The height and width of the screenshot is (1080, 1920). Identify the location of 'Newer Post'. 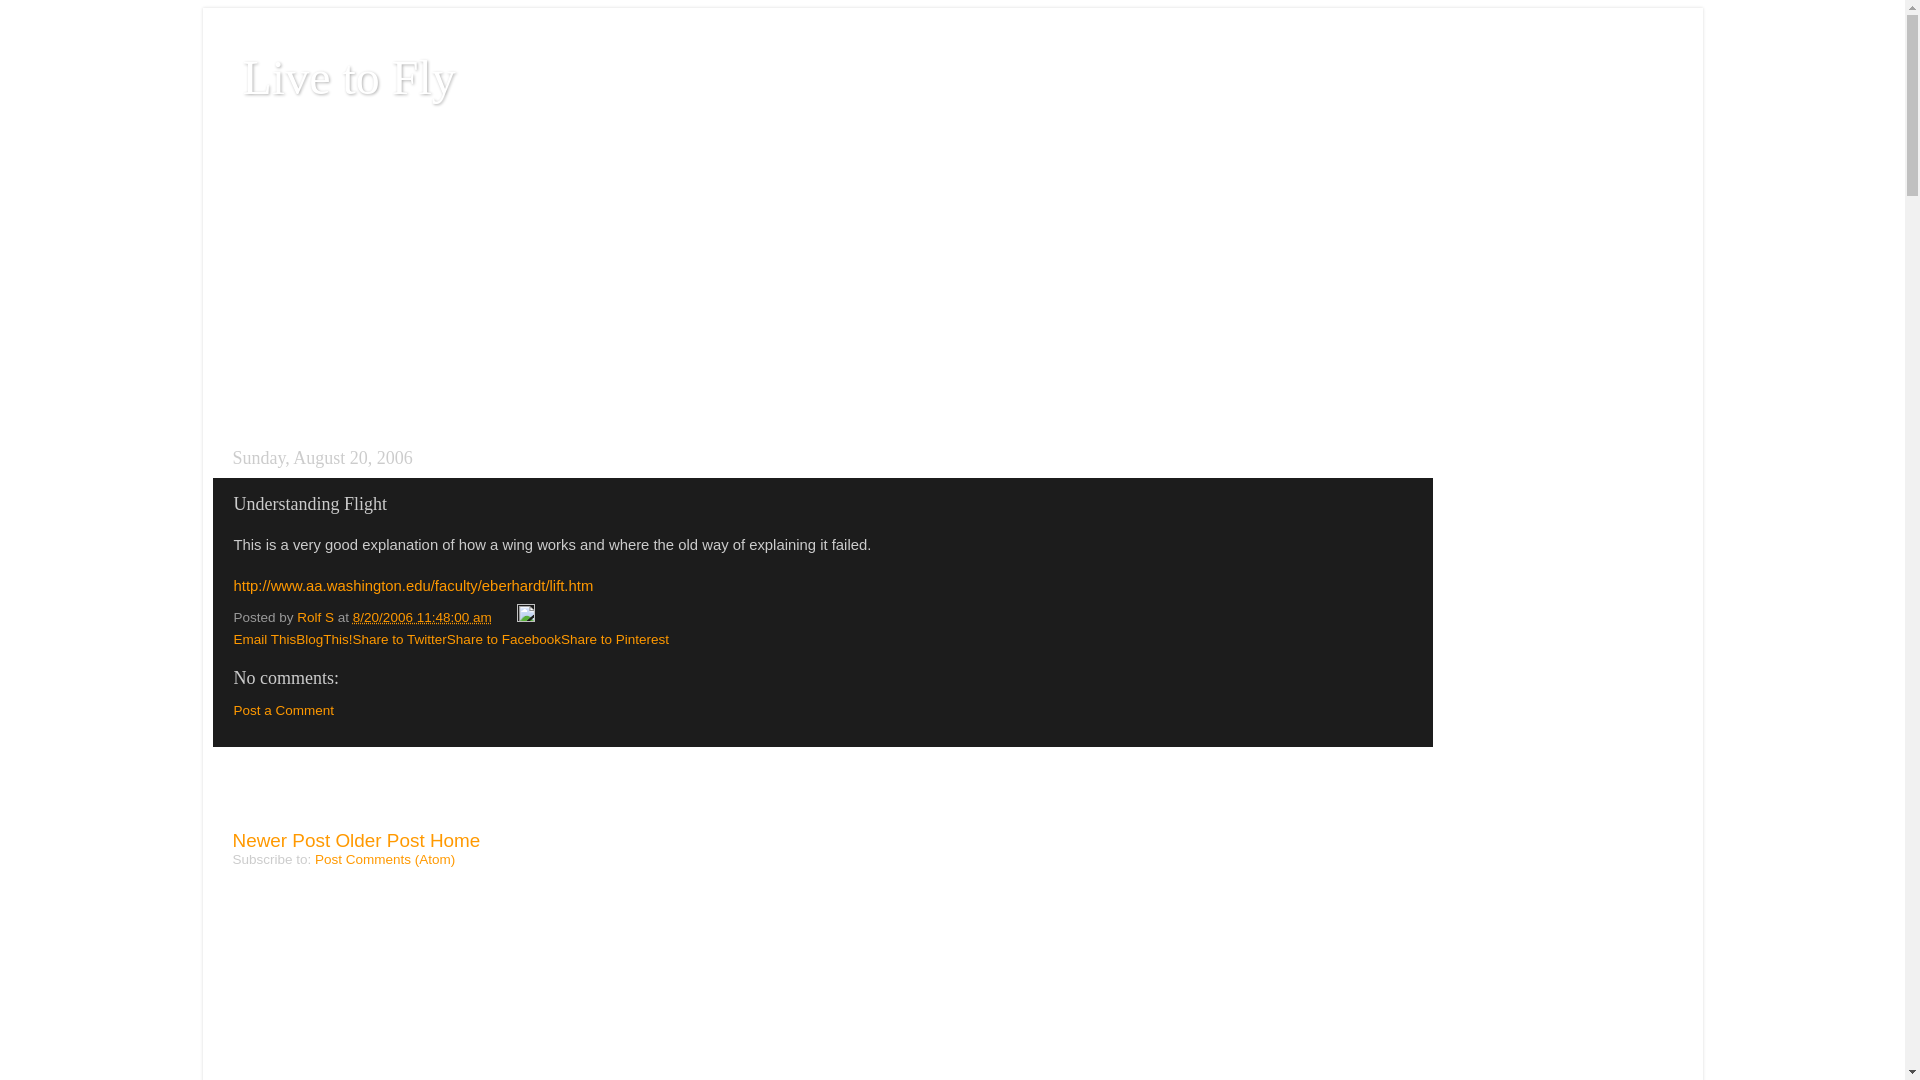
(231, 840).